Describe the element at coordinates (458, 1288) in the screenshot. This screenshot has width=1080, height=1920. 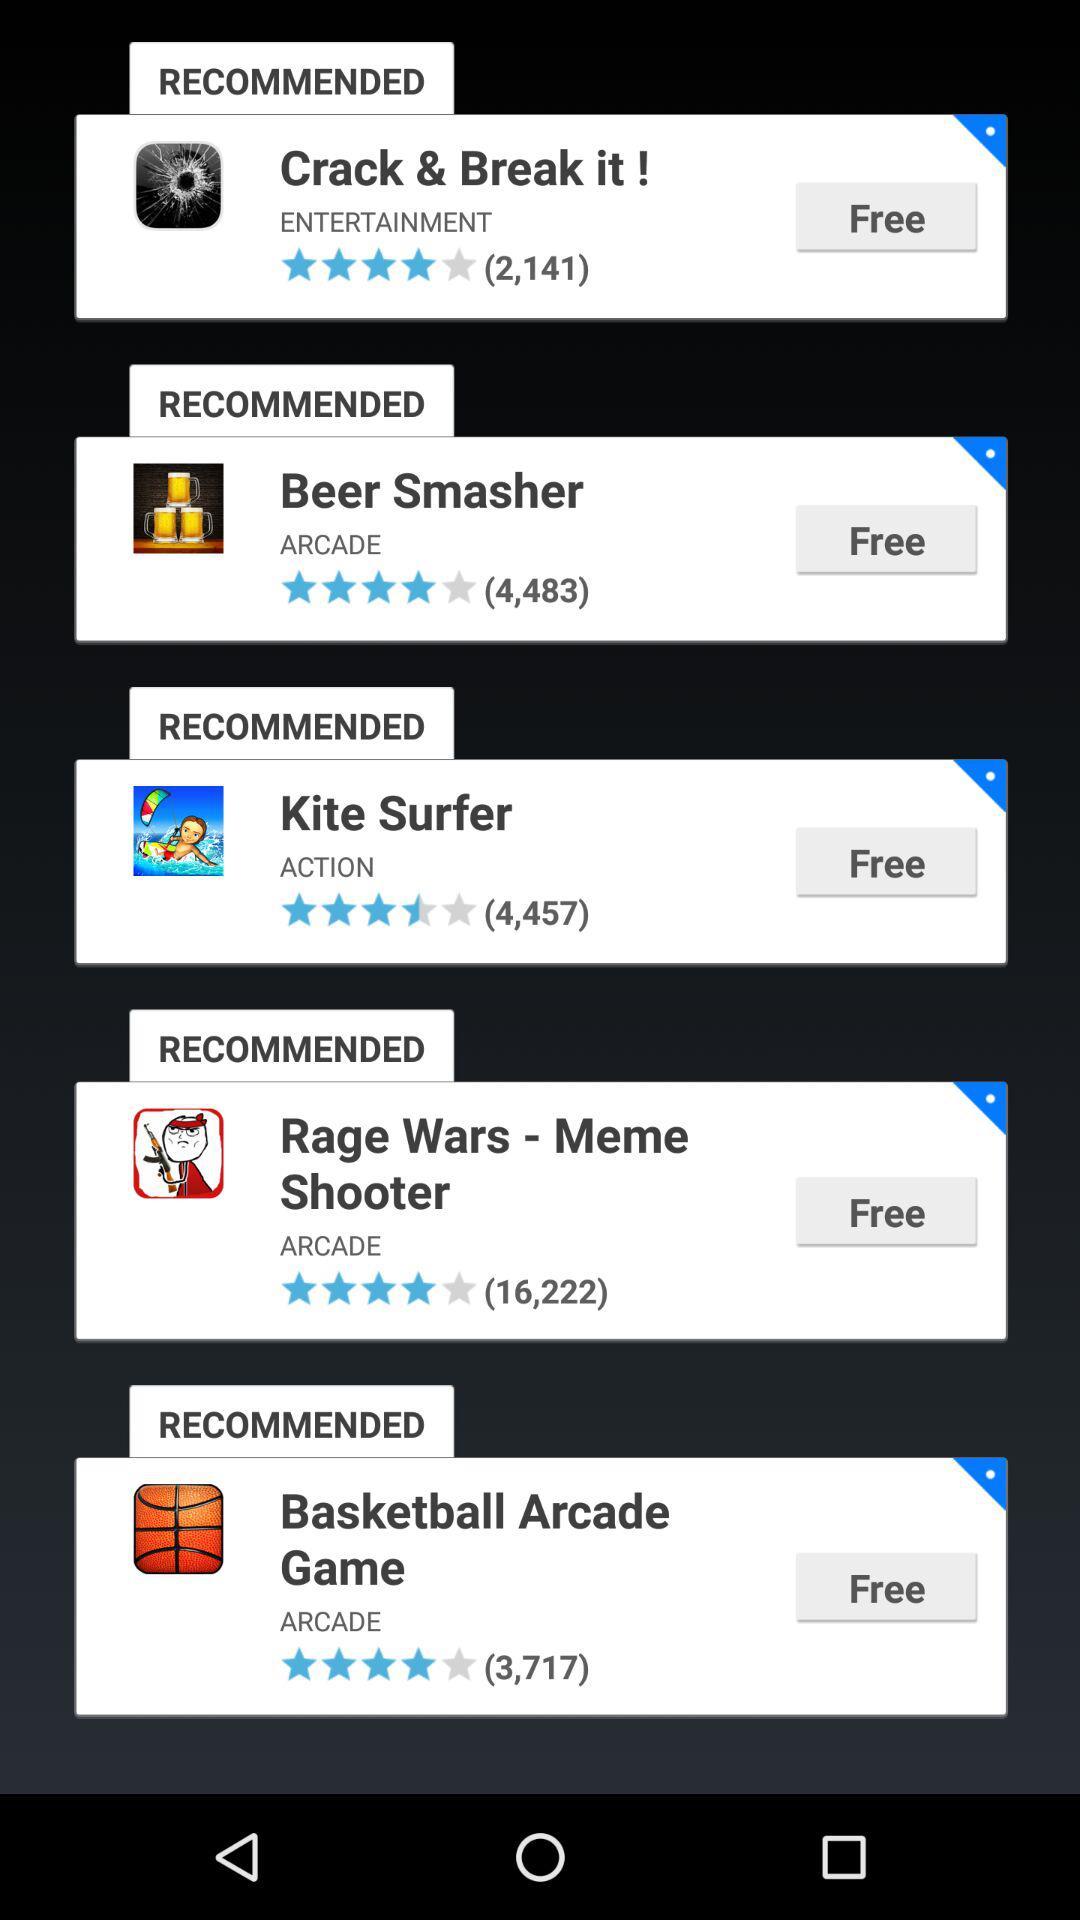
I see `app to the left of (16,222)` at that location.